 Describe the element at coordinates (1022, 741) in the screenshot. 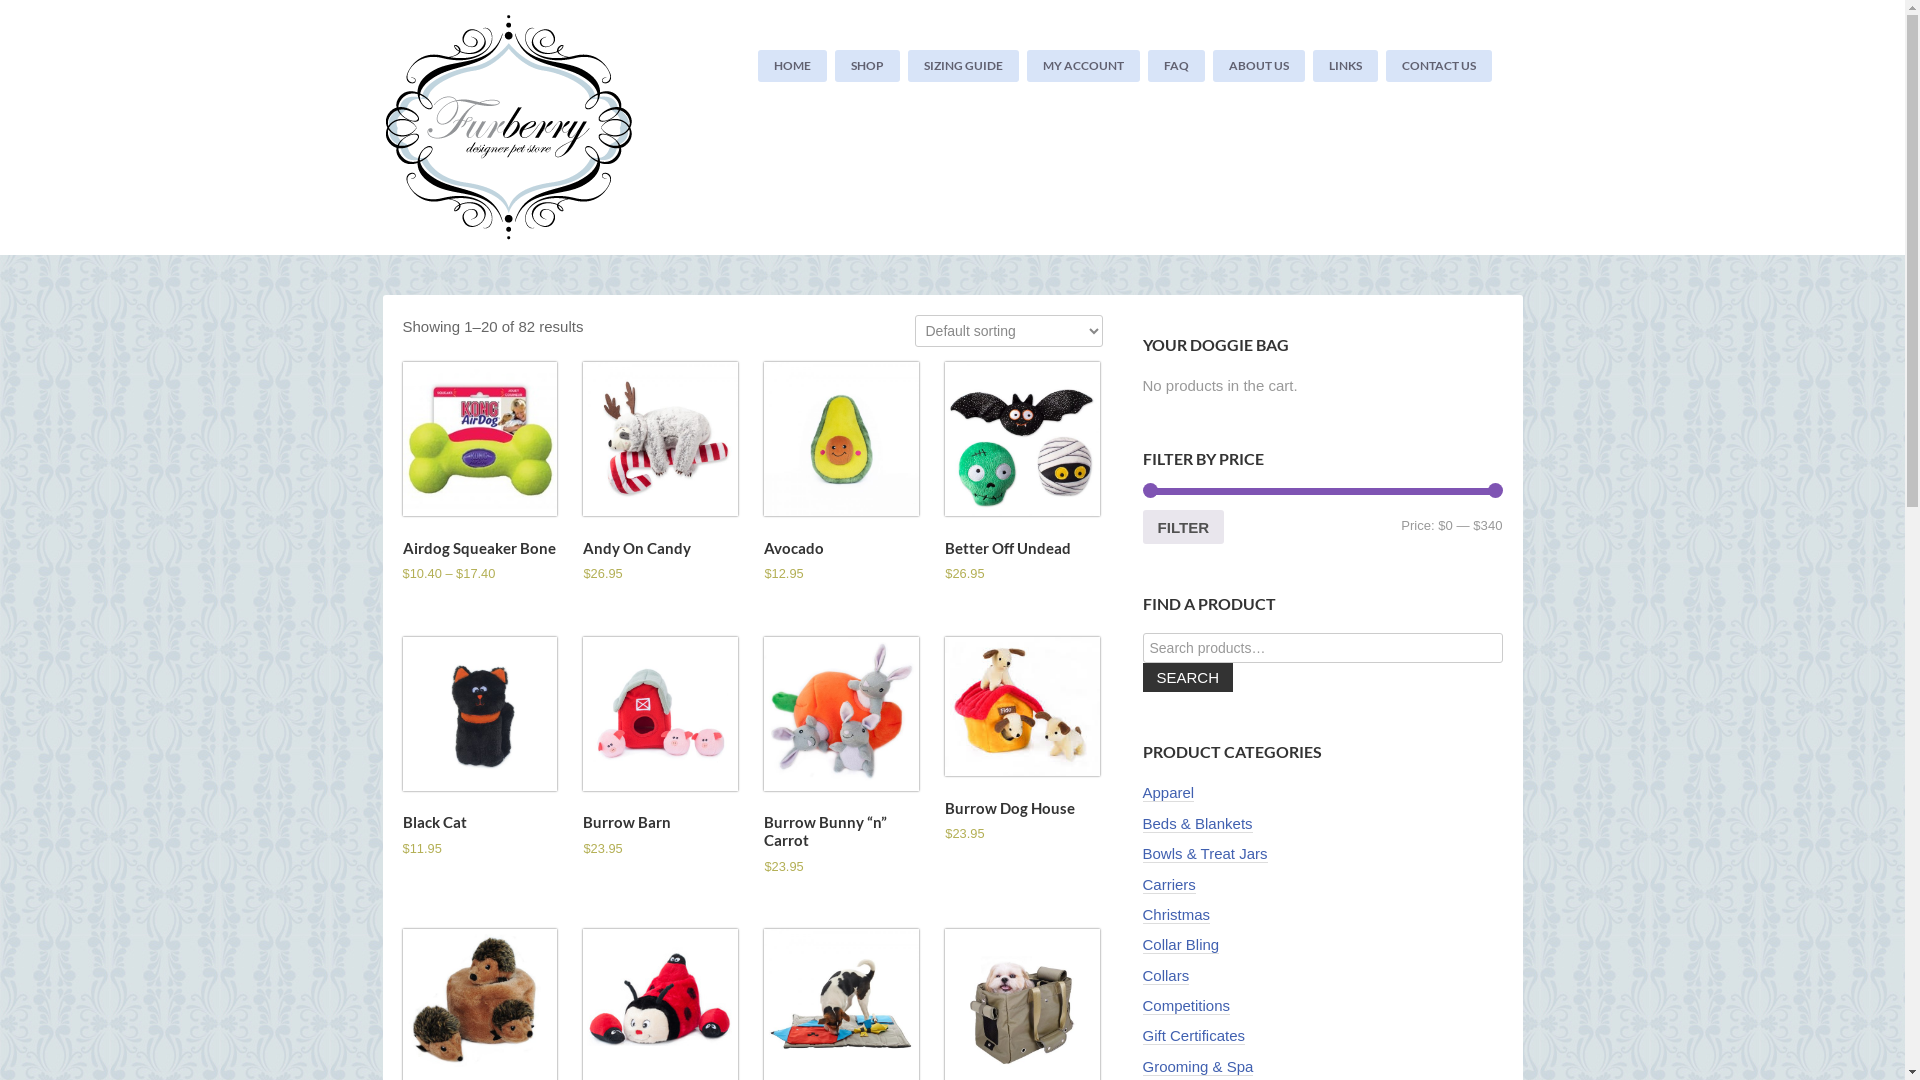

I see `'Burrow Dog House` at that location.